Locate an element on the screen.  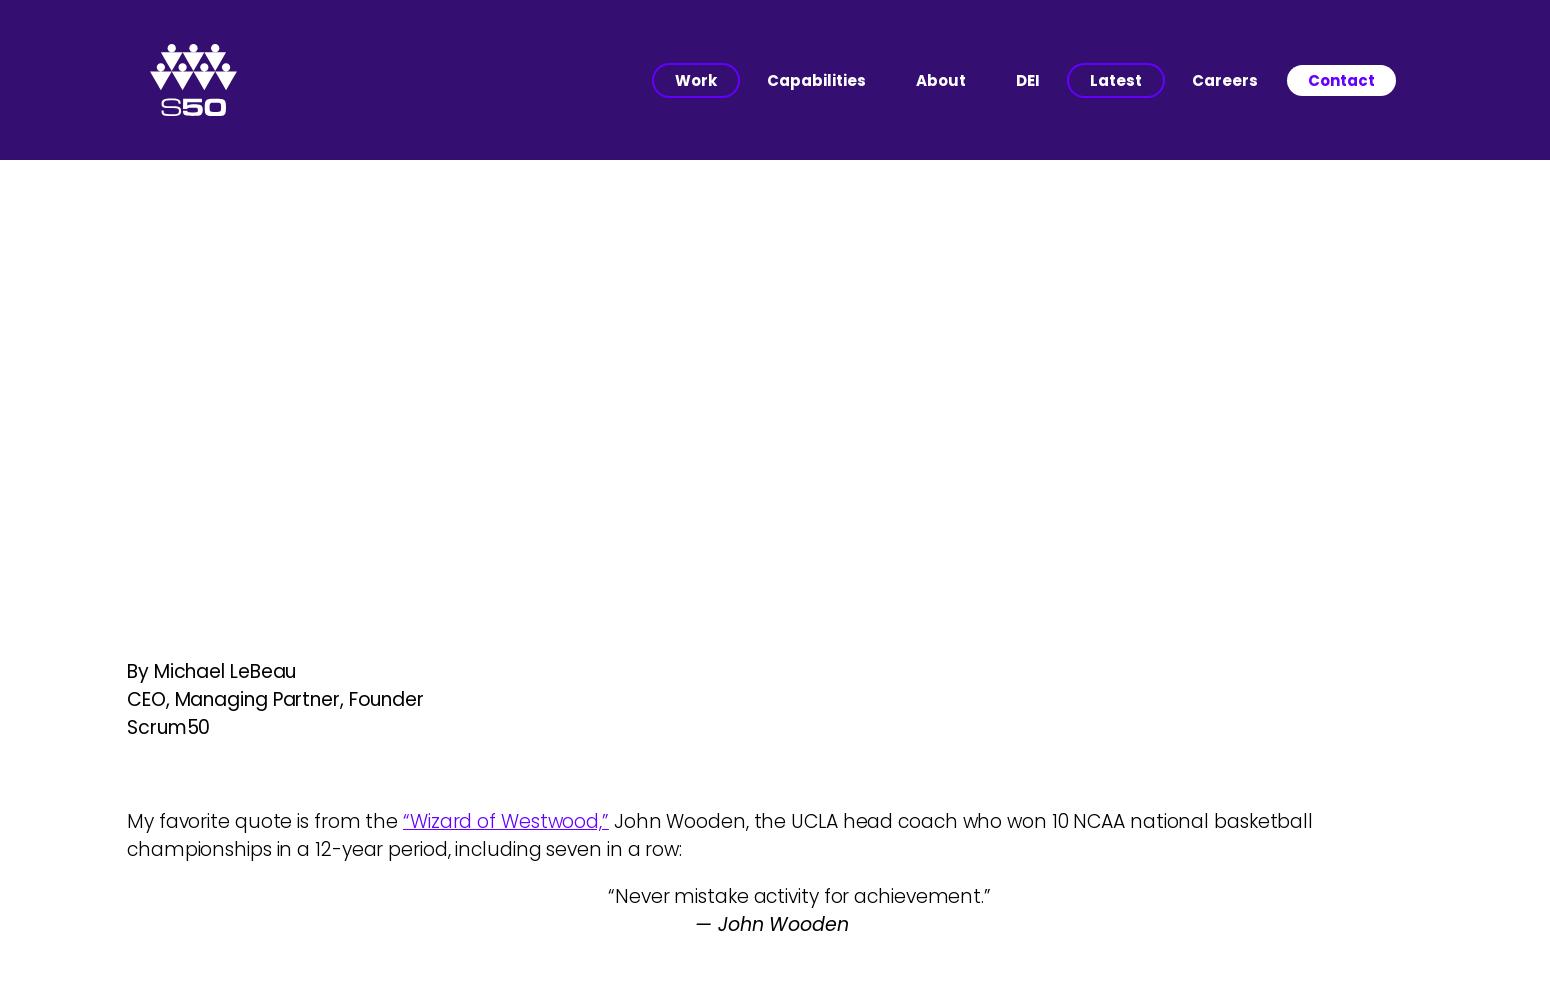
'Working Smarter Is Better Than Working Harder' is located at coordinates (774, 371).